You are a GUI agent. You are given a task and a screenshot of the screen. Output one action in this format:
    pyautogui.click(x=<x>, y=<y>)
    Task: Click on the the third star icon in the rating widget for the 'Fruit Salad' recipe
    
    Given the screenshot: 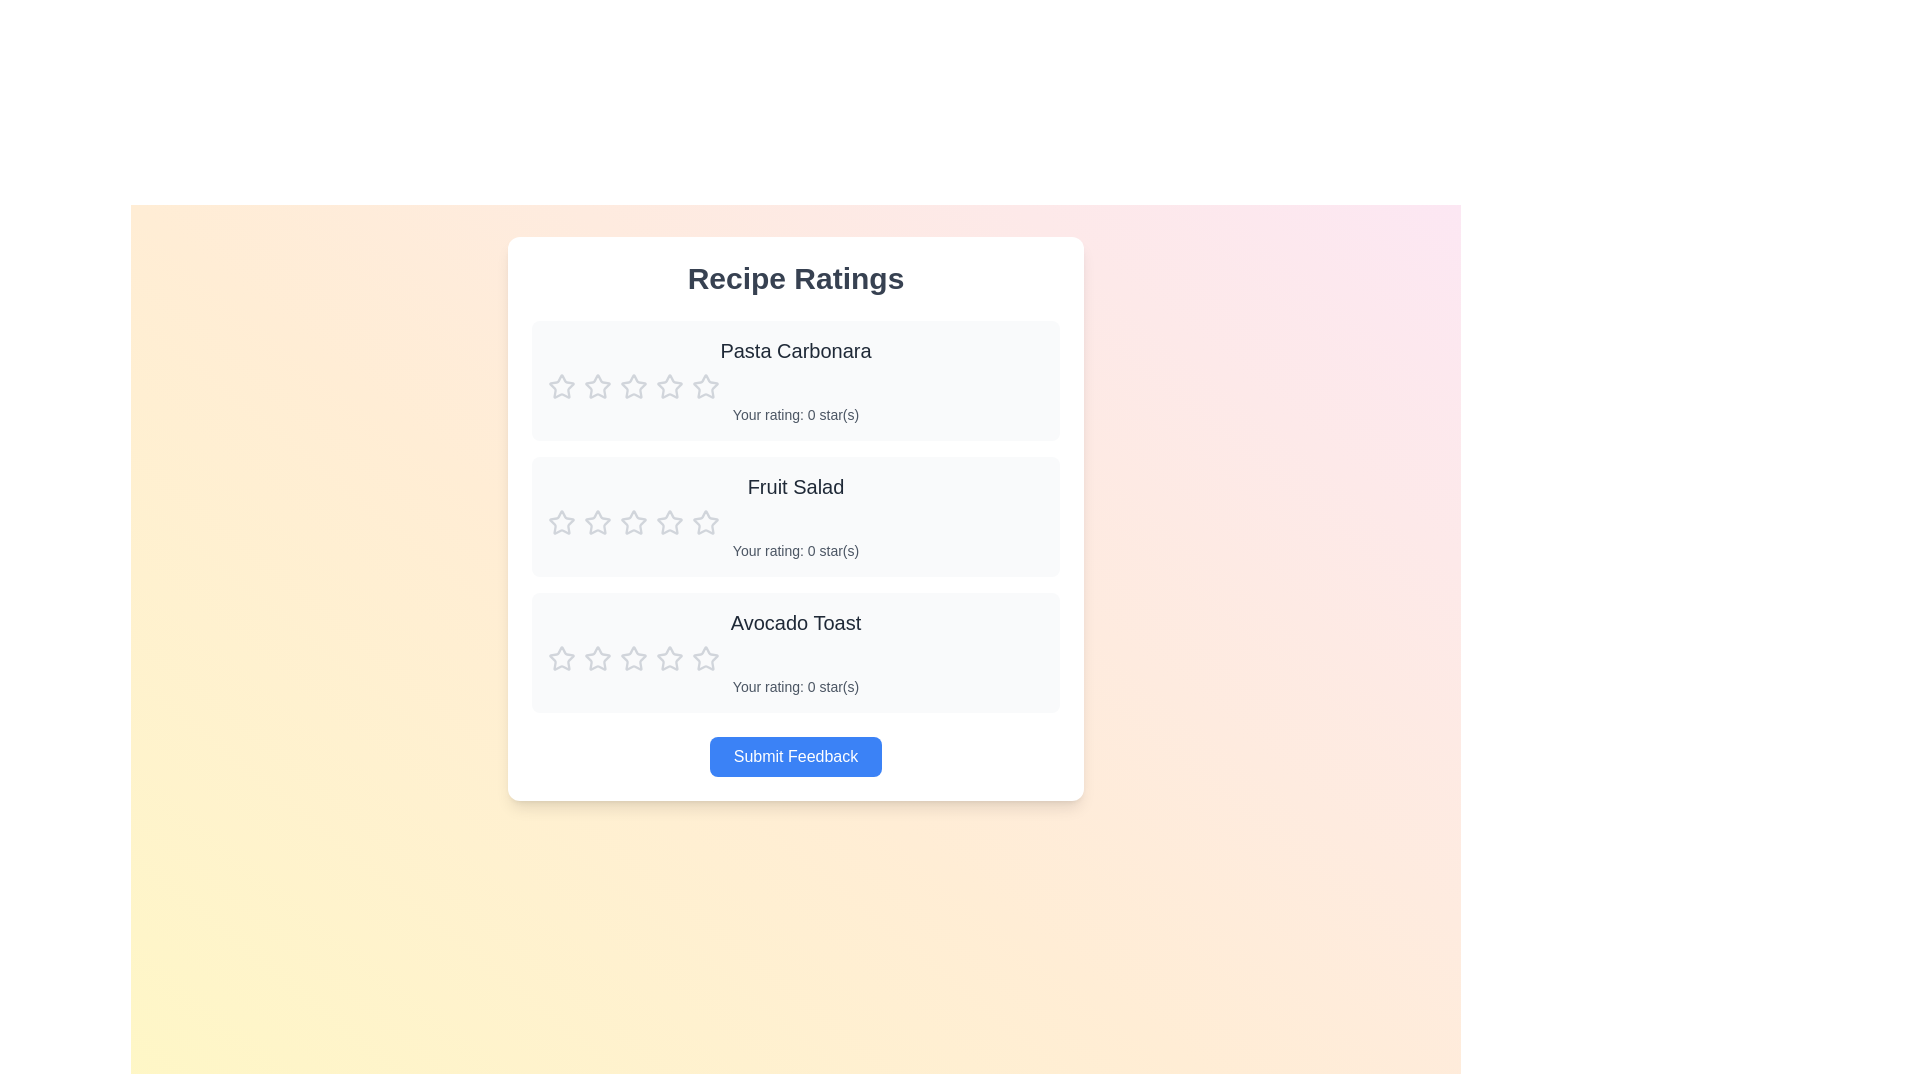 What is the action you would take?
    pyautogui.click(x=597, y=522)
    